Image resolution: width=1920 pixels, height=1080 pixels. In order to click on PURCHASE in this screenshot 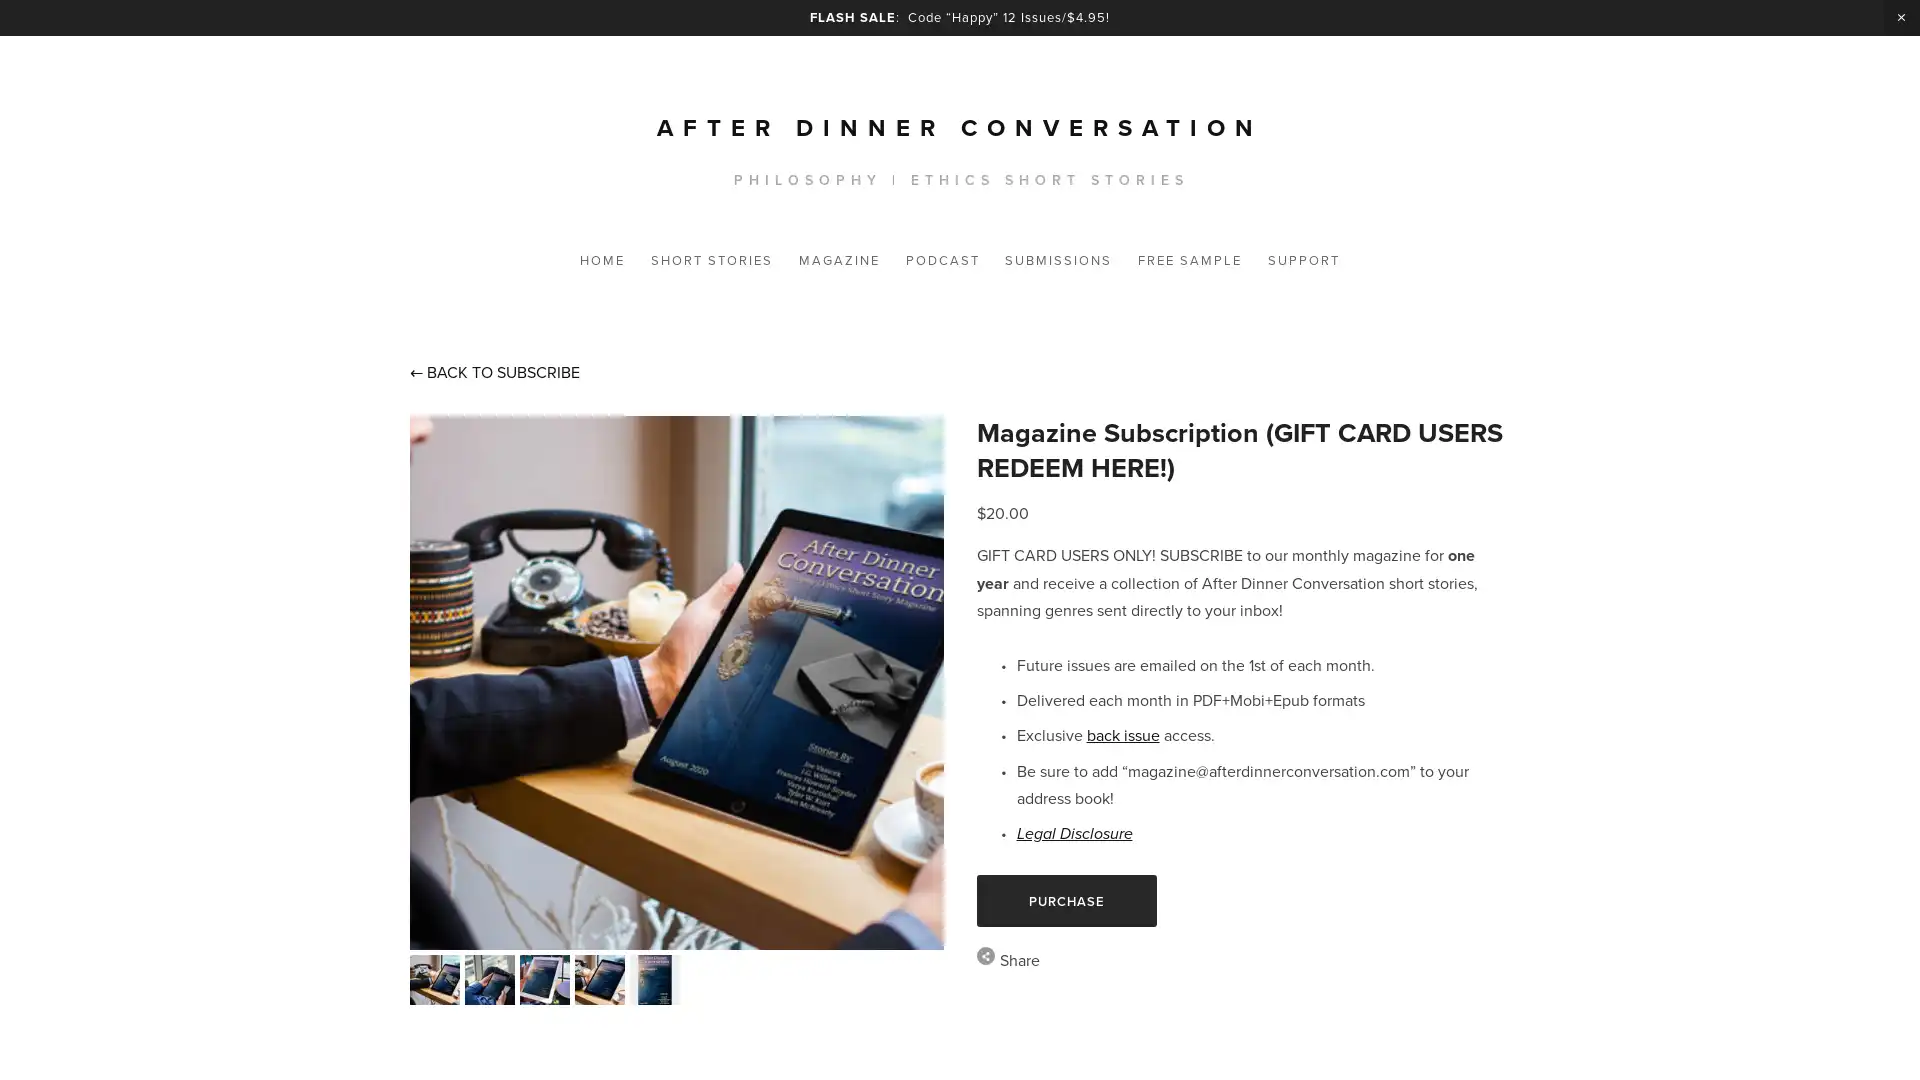, I will do `click(1064, 901)`.